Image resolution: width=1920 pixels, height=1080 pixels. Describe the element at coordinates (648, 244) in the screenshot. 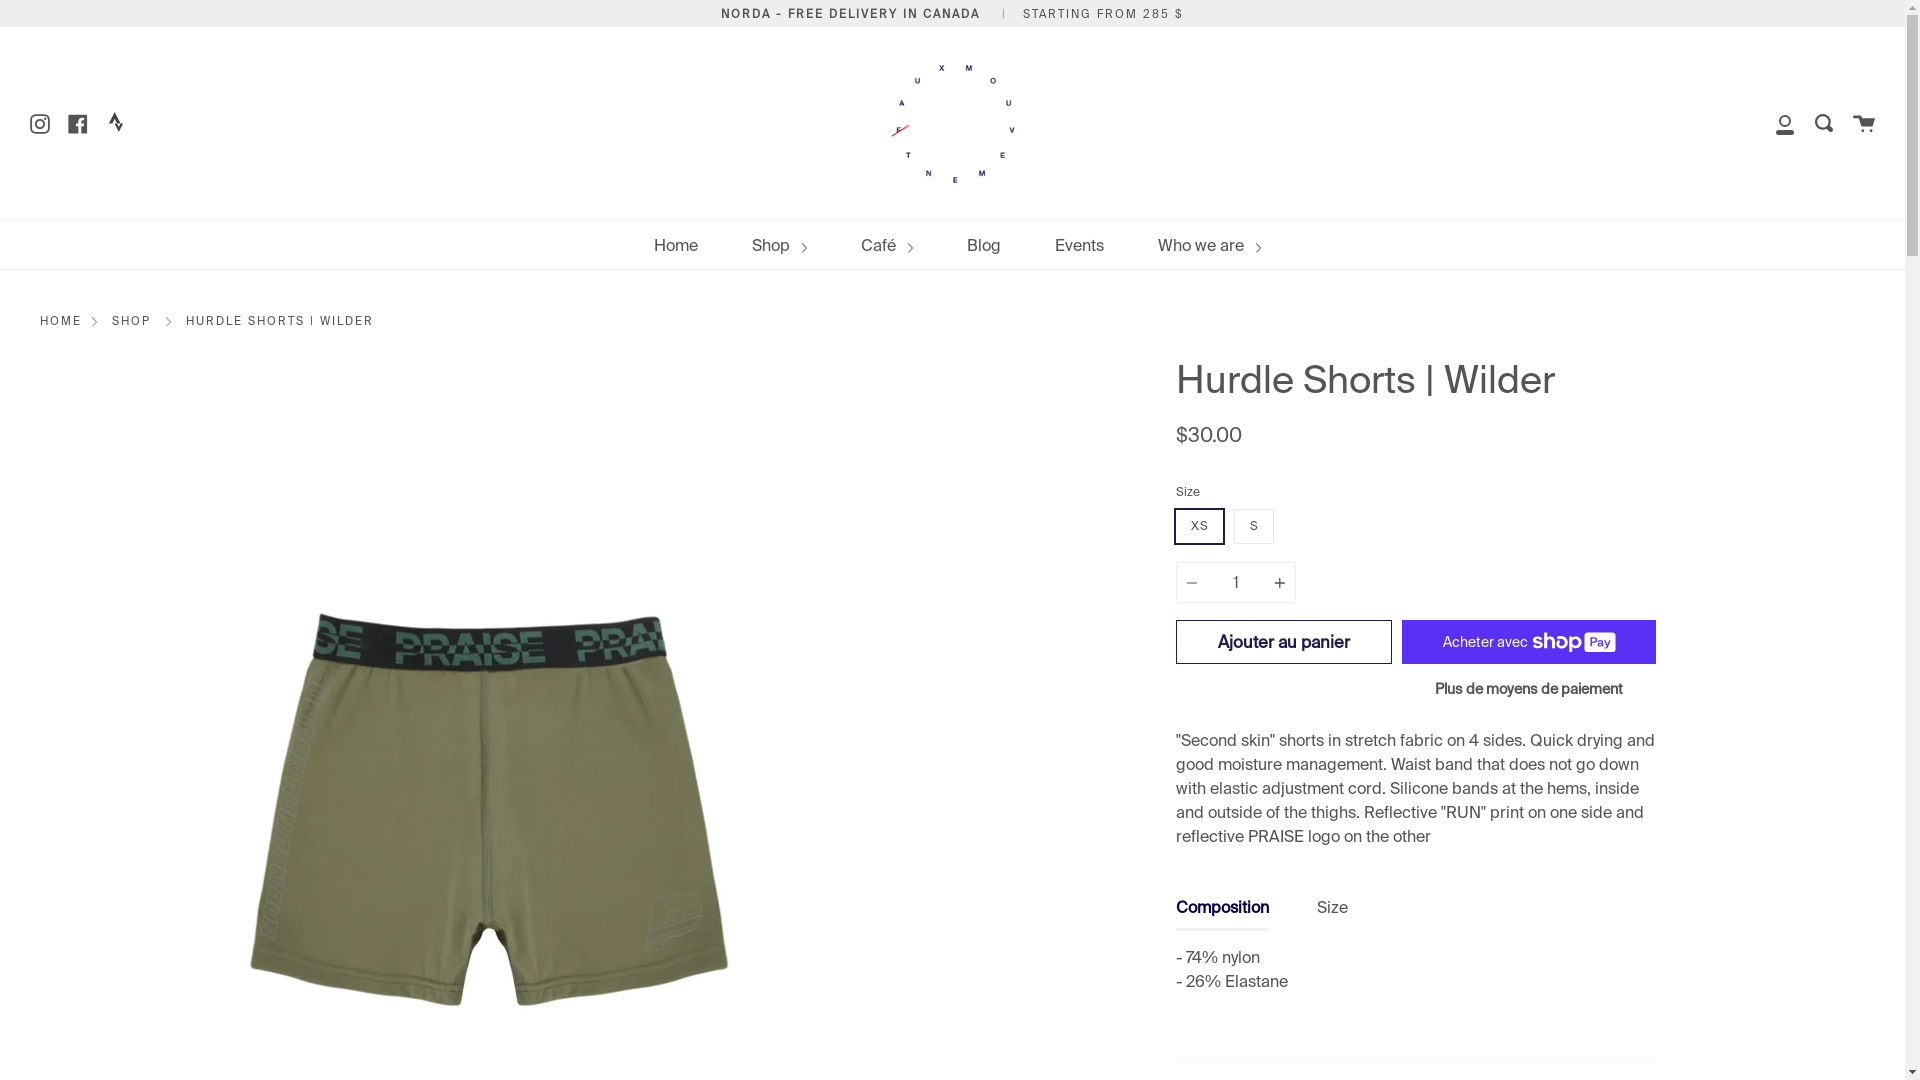

I see `'Home'` at that location.